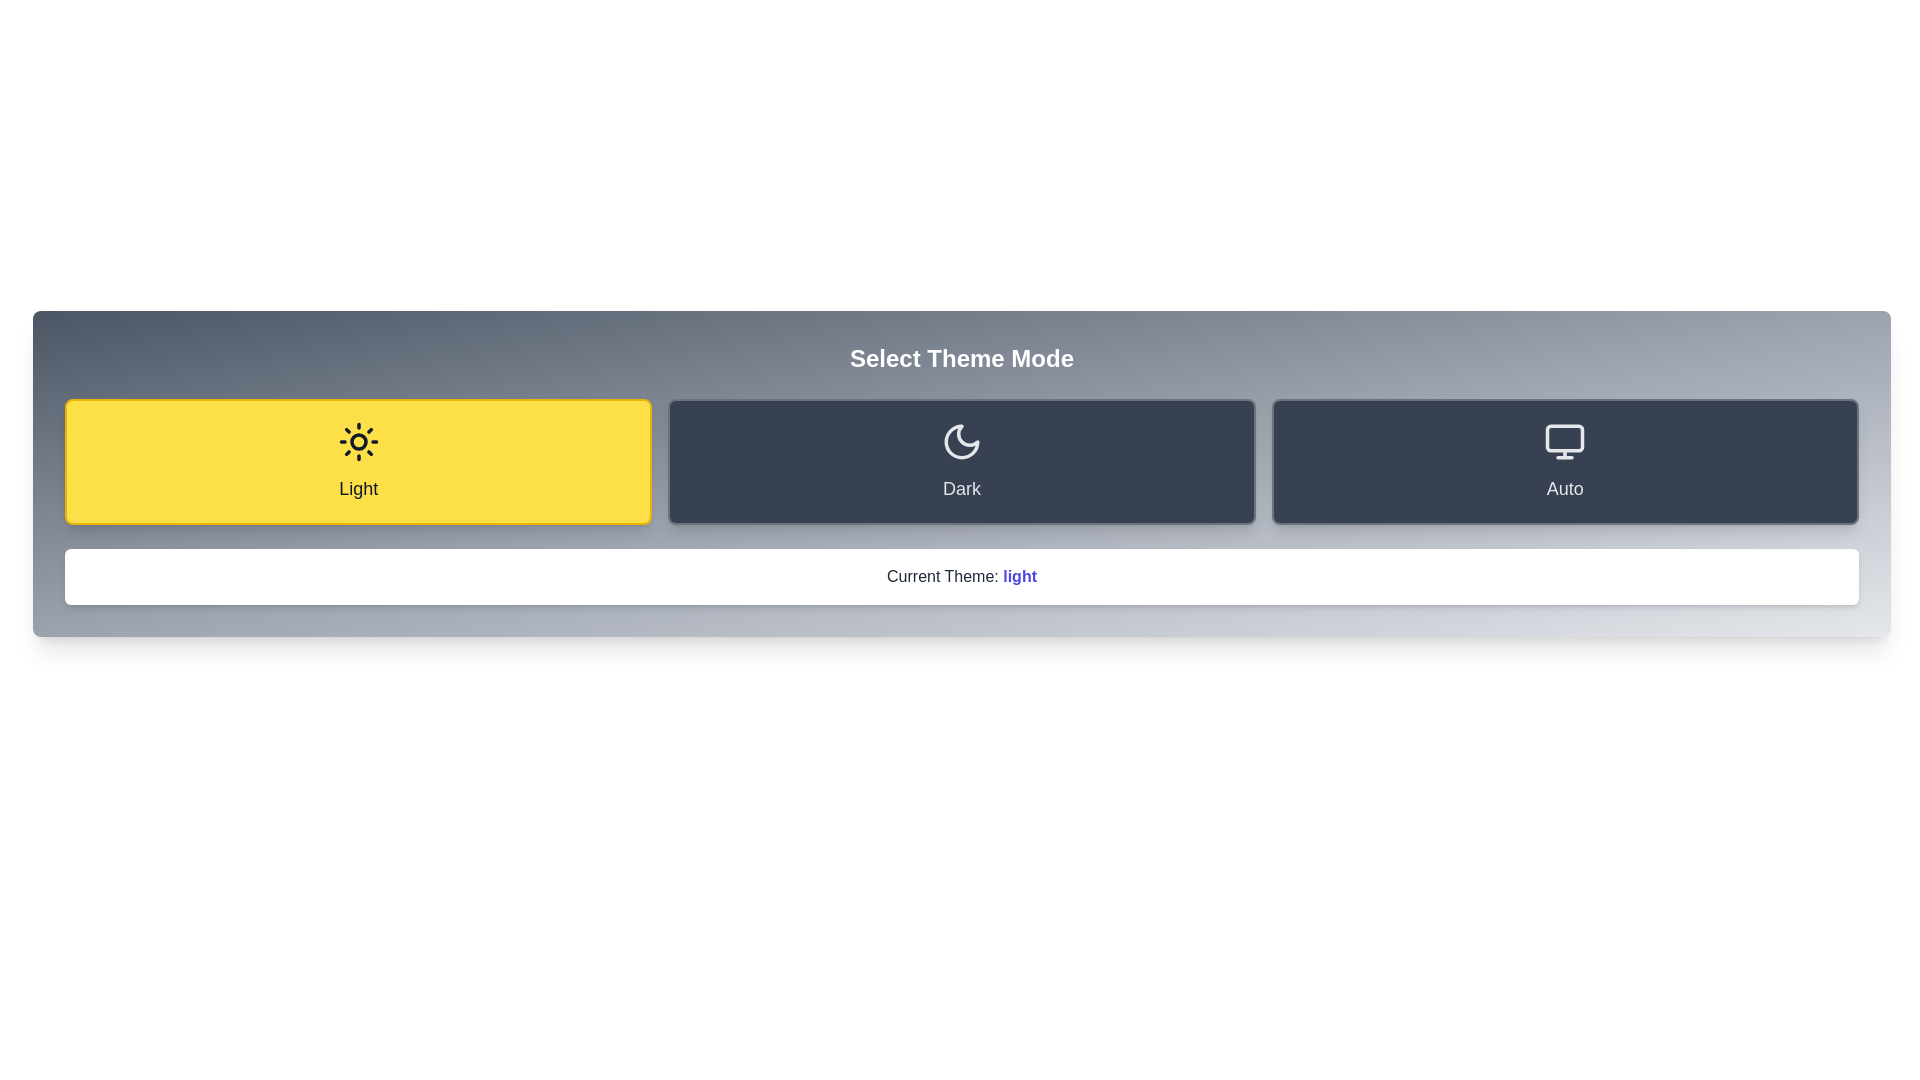  Describe the element at coordinates (1564, 462) in the screenshot. I see `the 'Auto' mode button in the theme selection interface to trigger the scale animation` at that location.